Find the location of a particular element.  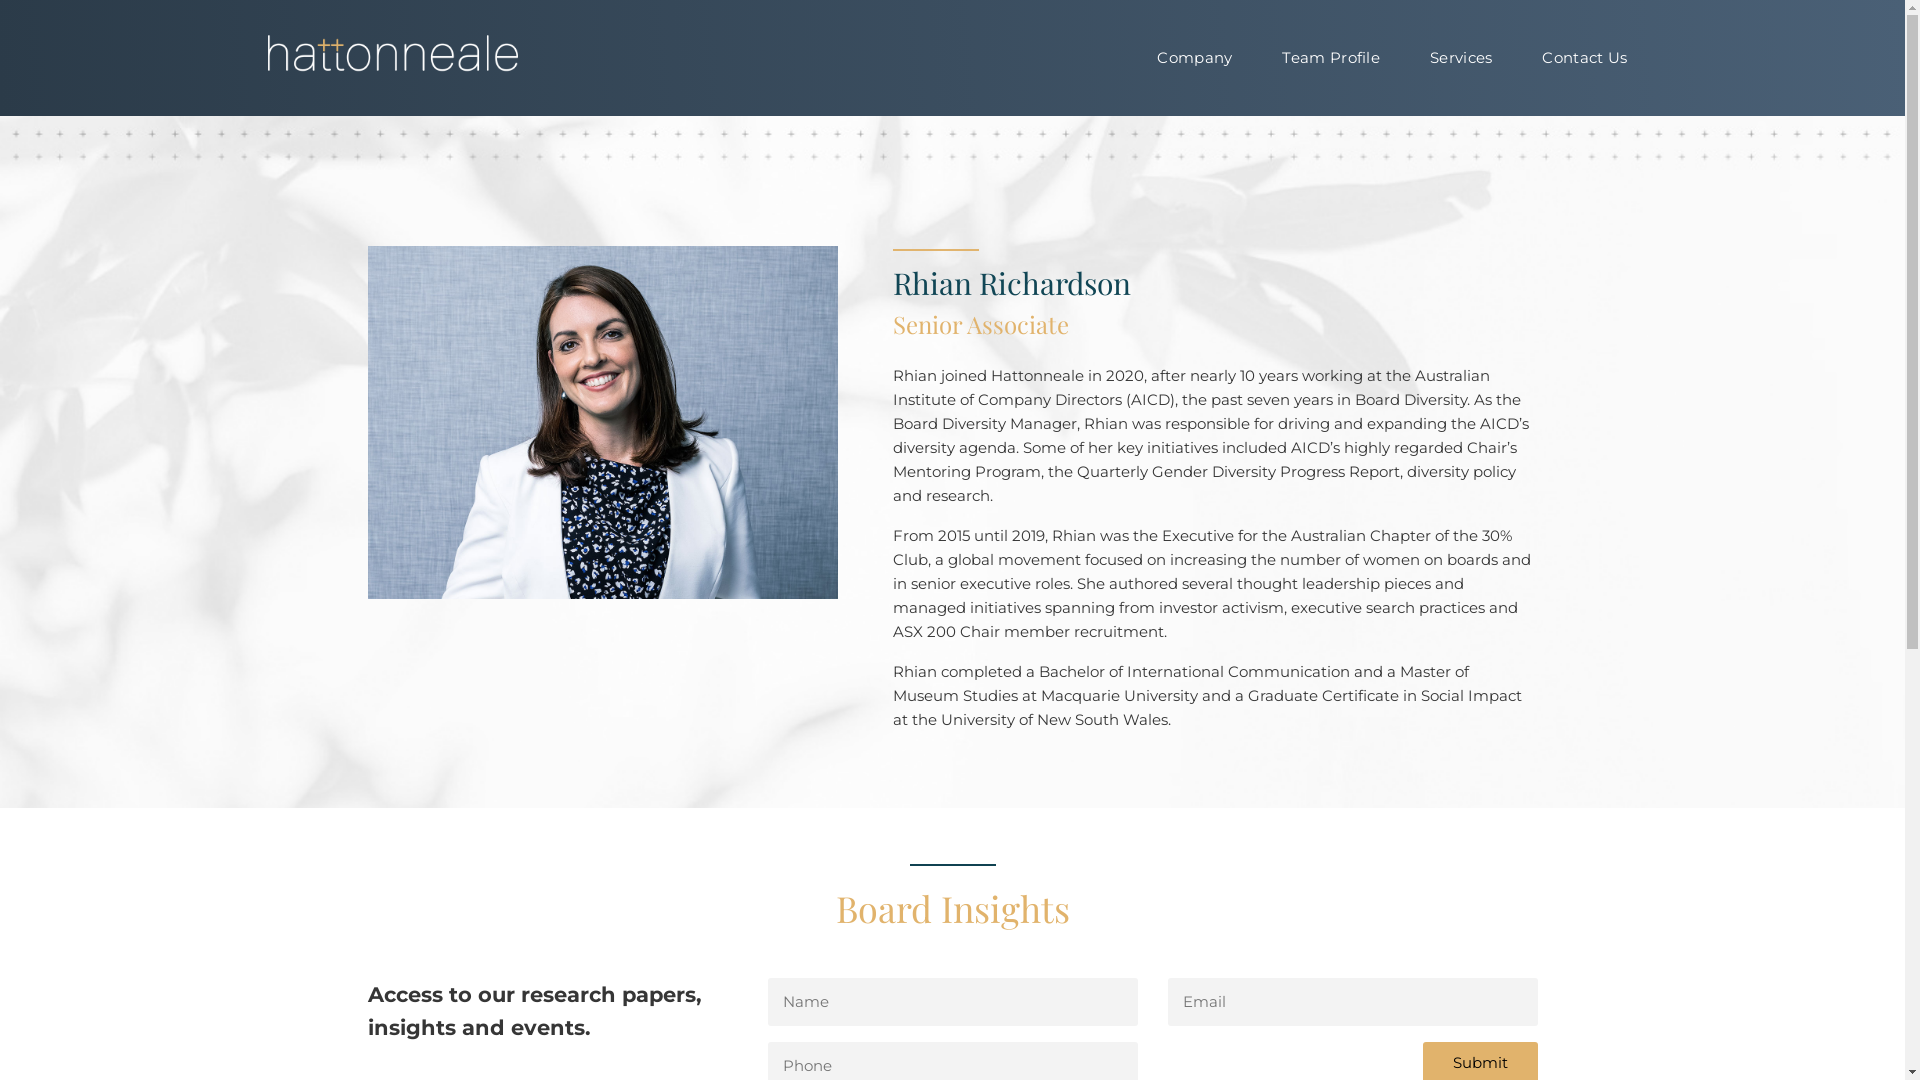

'Contact Us' is located at coordinates (1540, 56).